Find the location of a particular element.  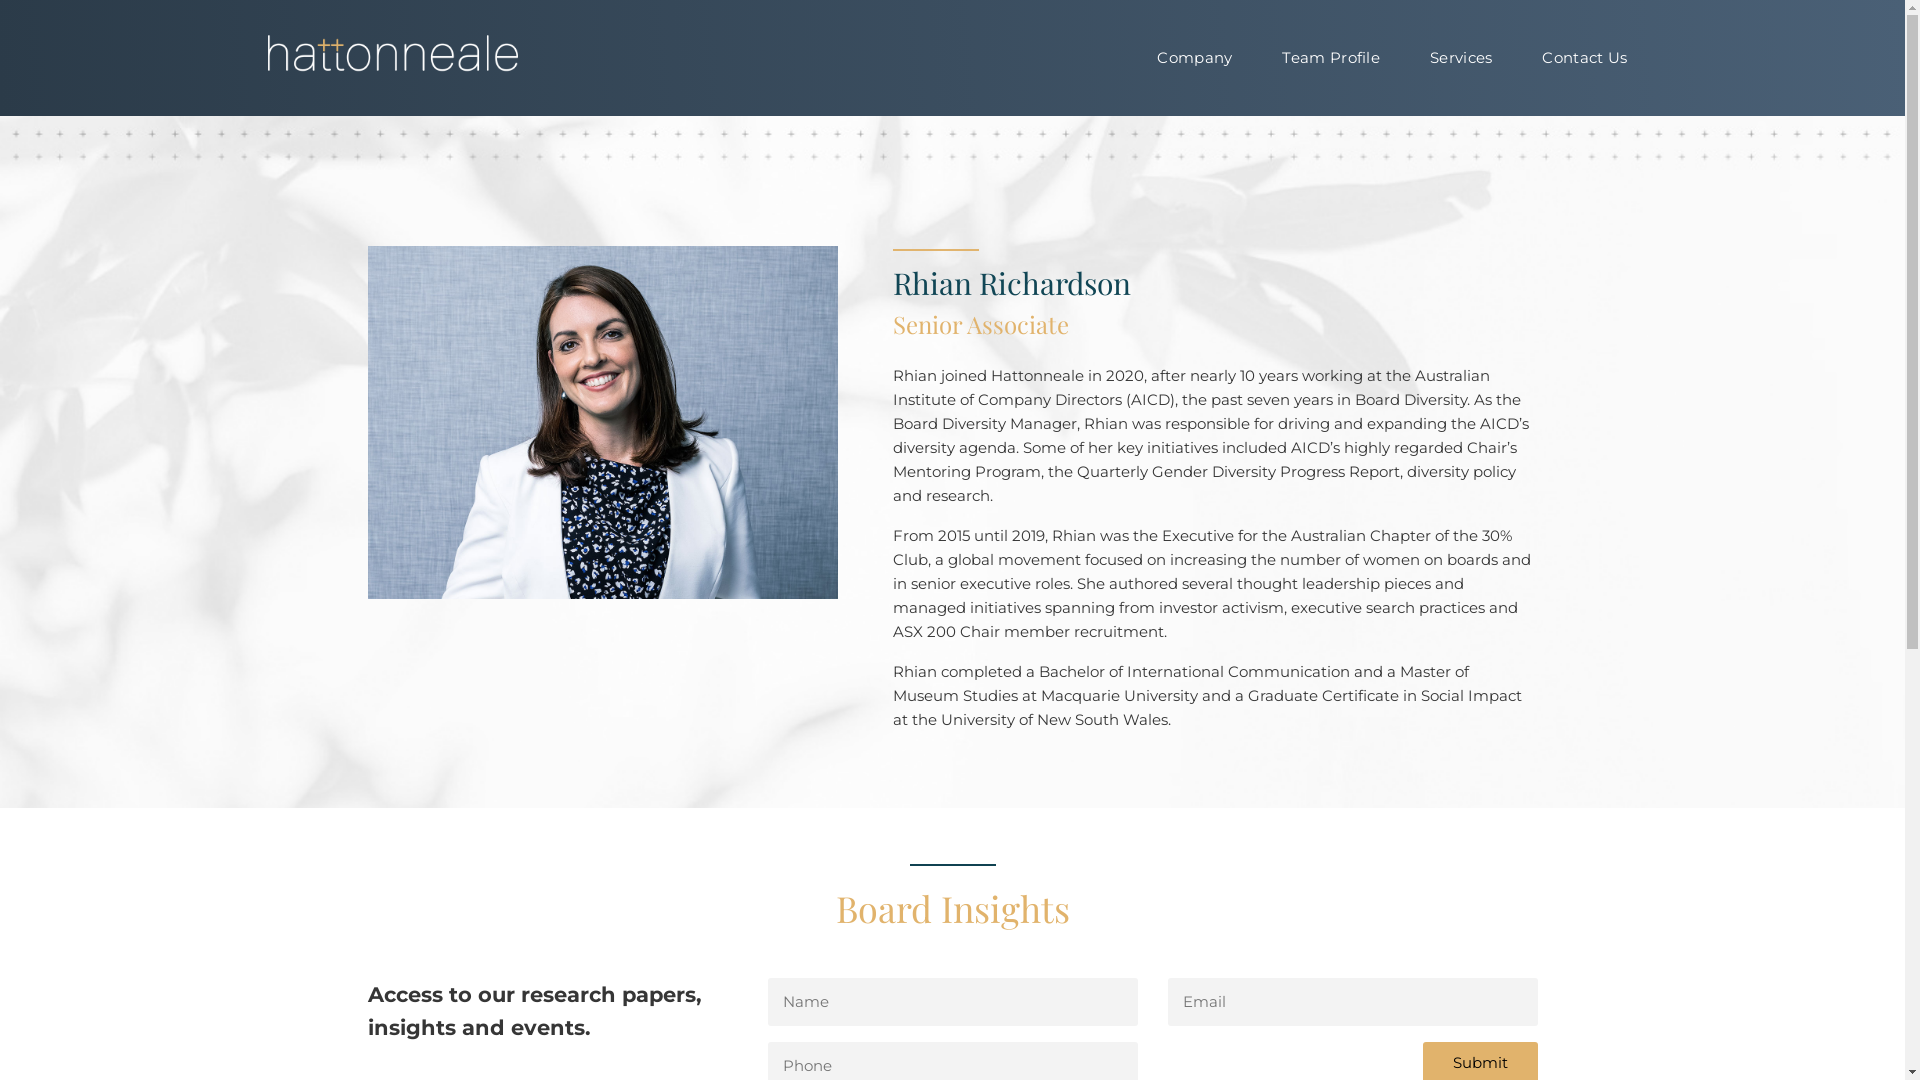

'Contact Us' is located at coordinates (1540, 56).